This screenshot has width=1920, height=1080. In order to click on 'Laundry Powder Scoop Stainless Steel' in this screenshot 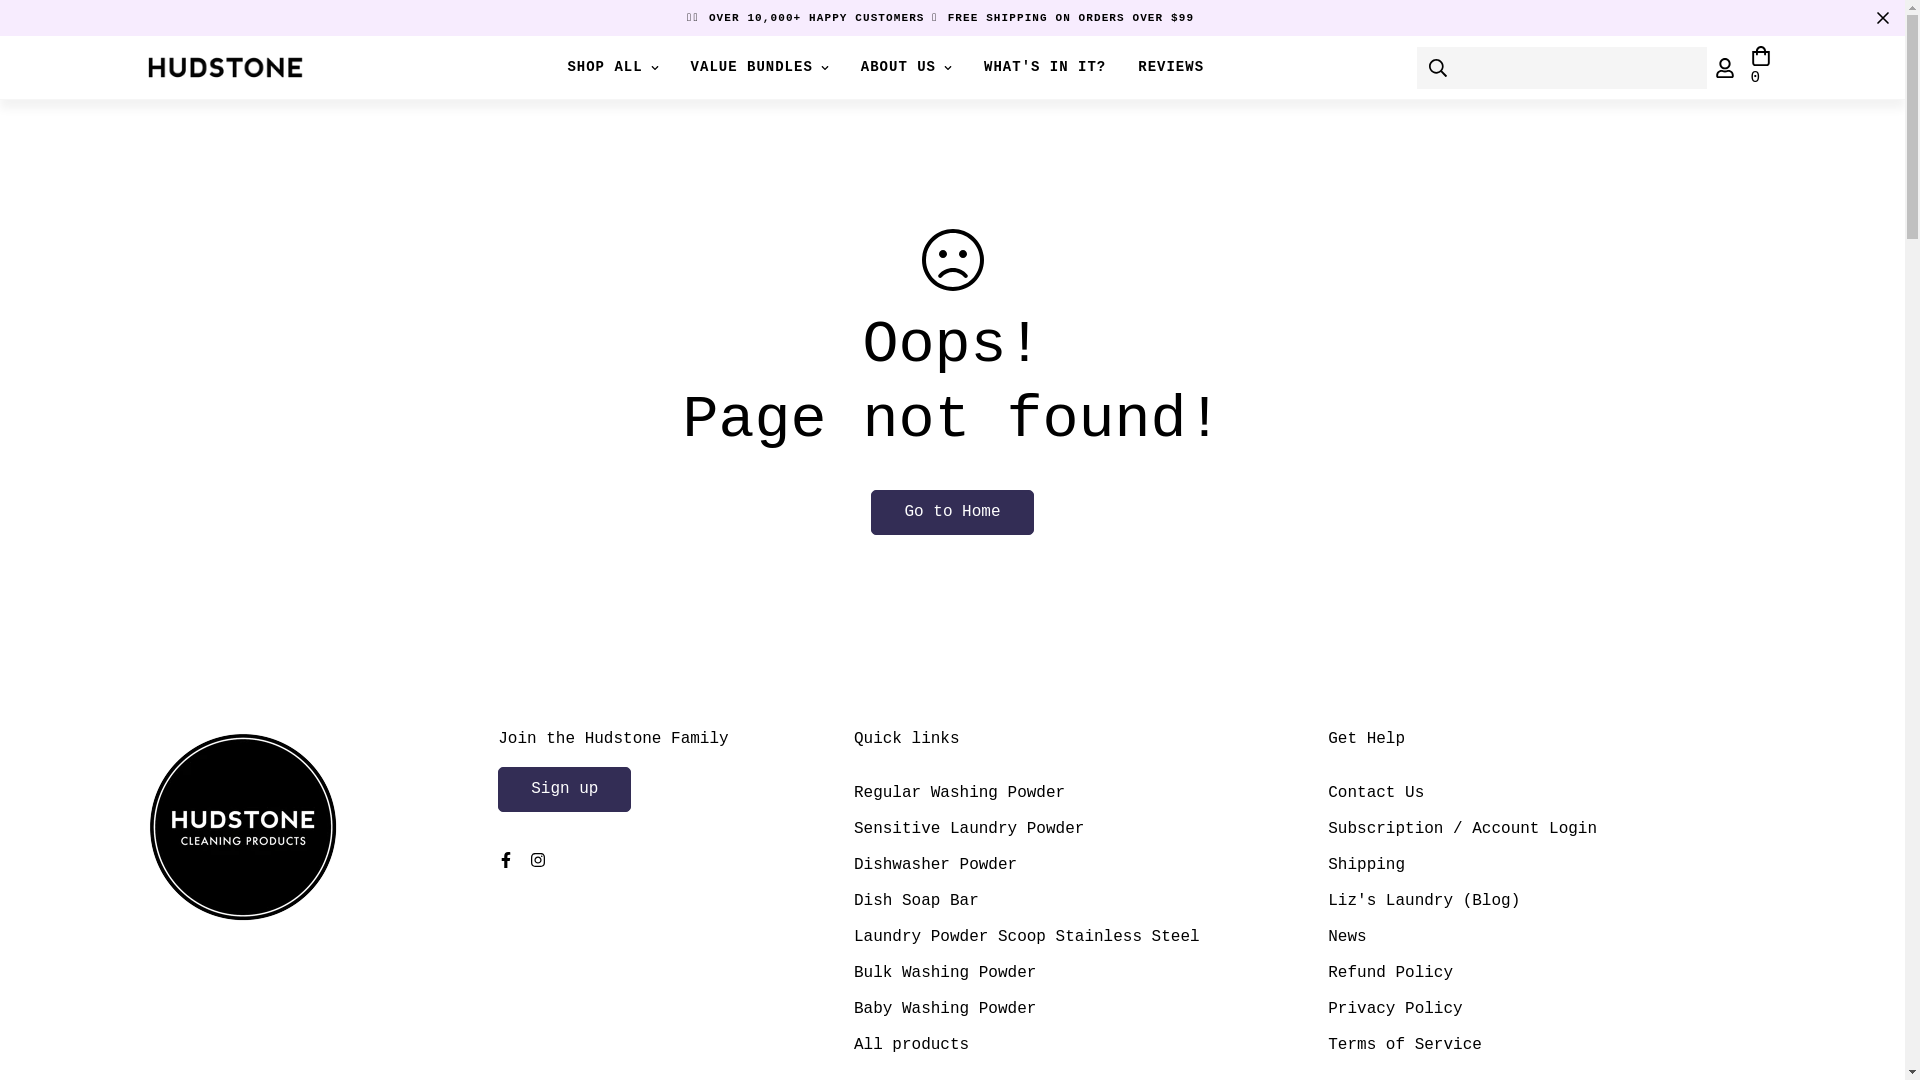, I will do `click(1027, 937)`.